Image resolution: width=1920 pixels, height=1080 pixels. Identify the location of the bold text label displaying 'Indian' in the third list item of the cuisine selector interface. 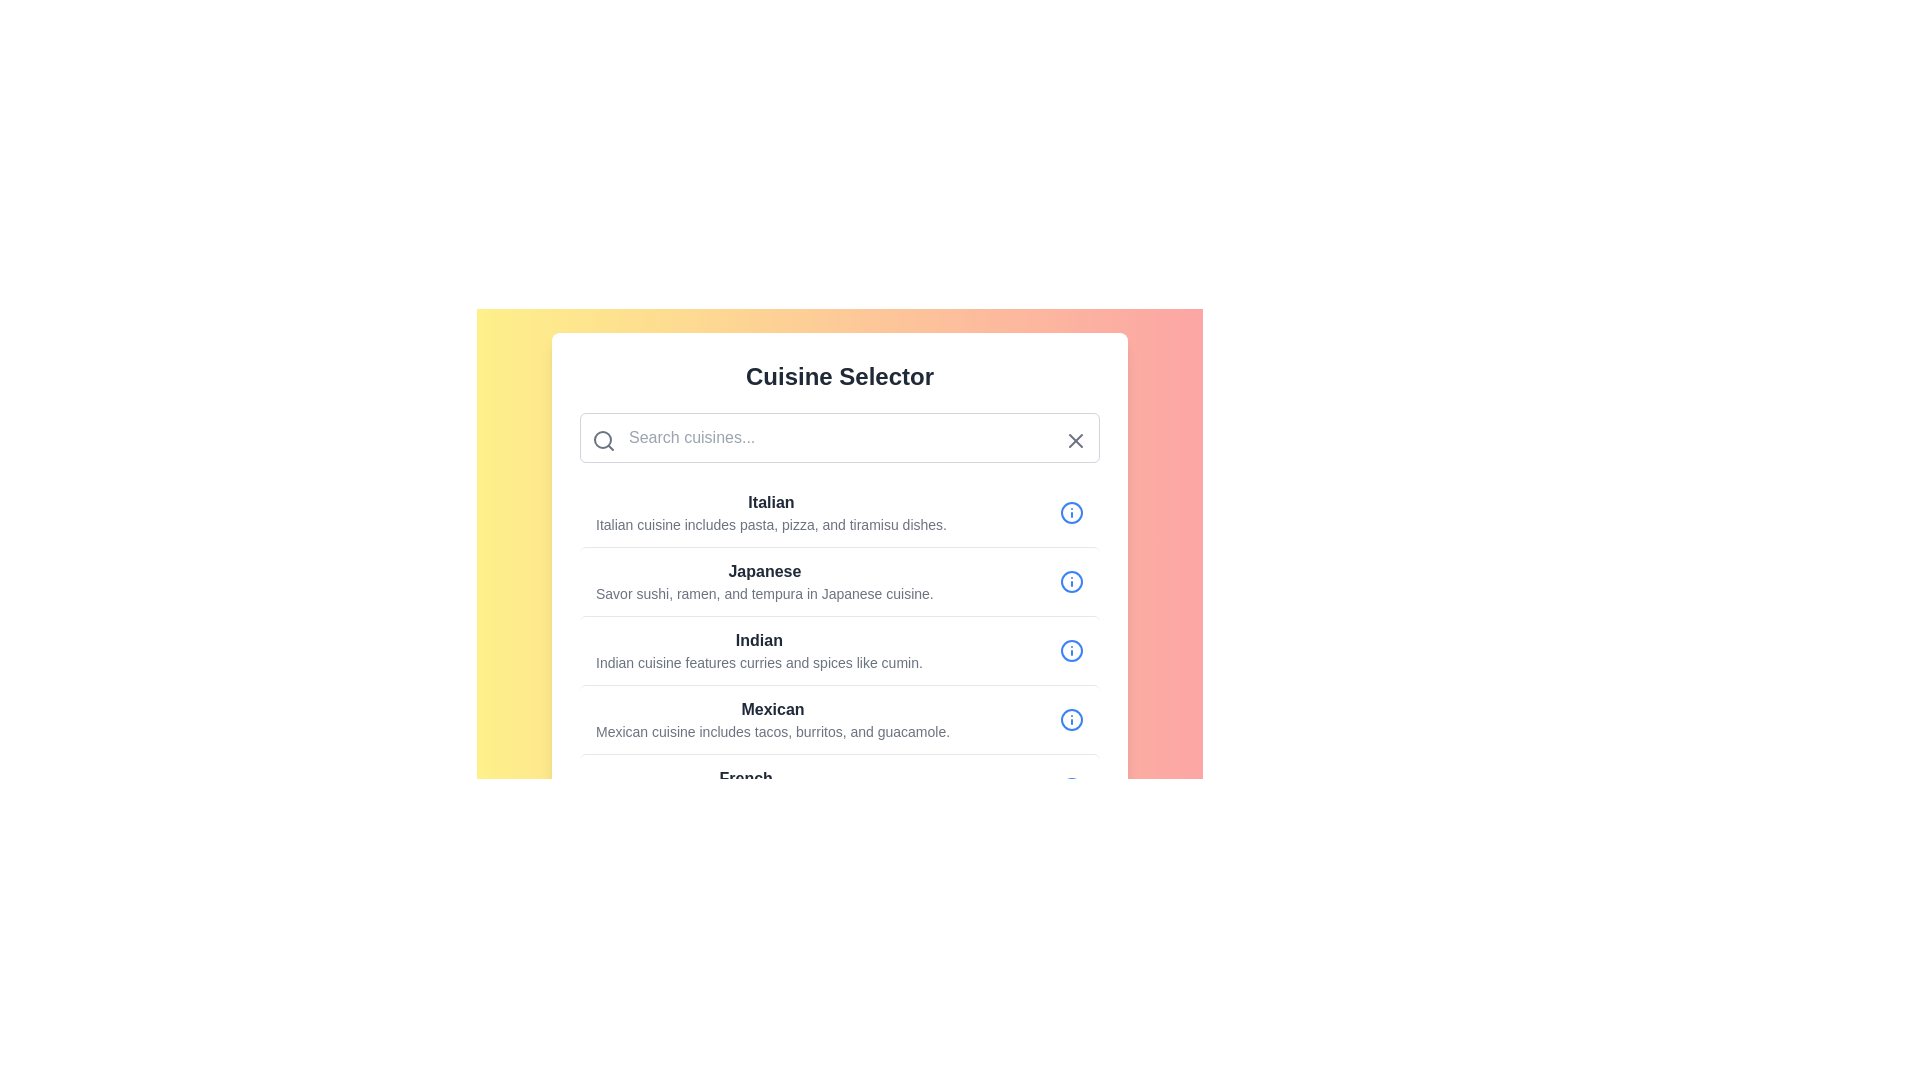
(758, 640).